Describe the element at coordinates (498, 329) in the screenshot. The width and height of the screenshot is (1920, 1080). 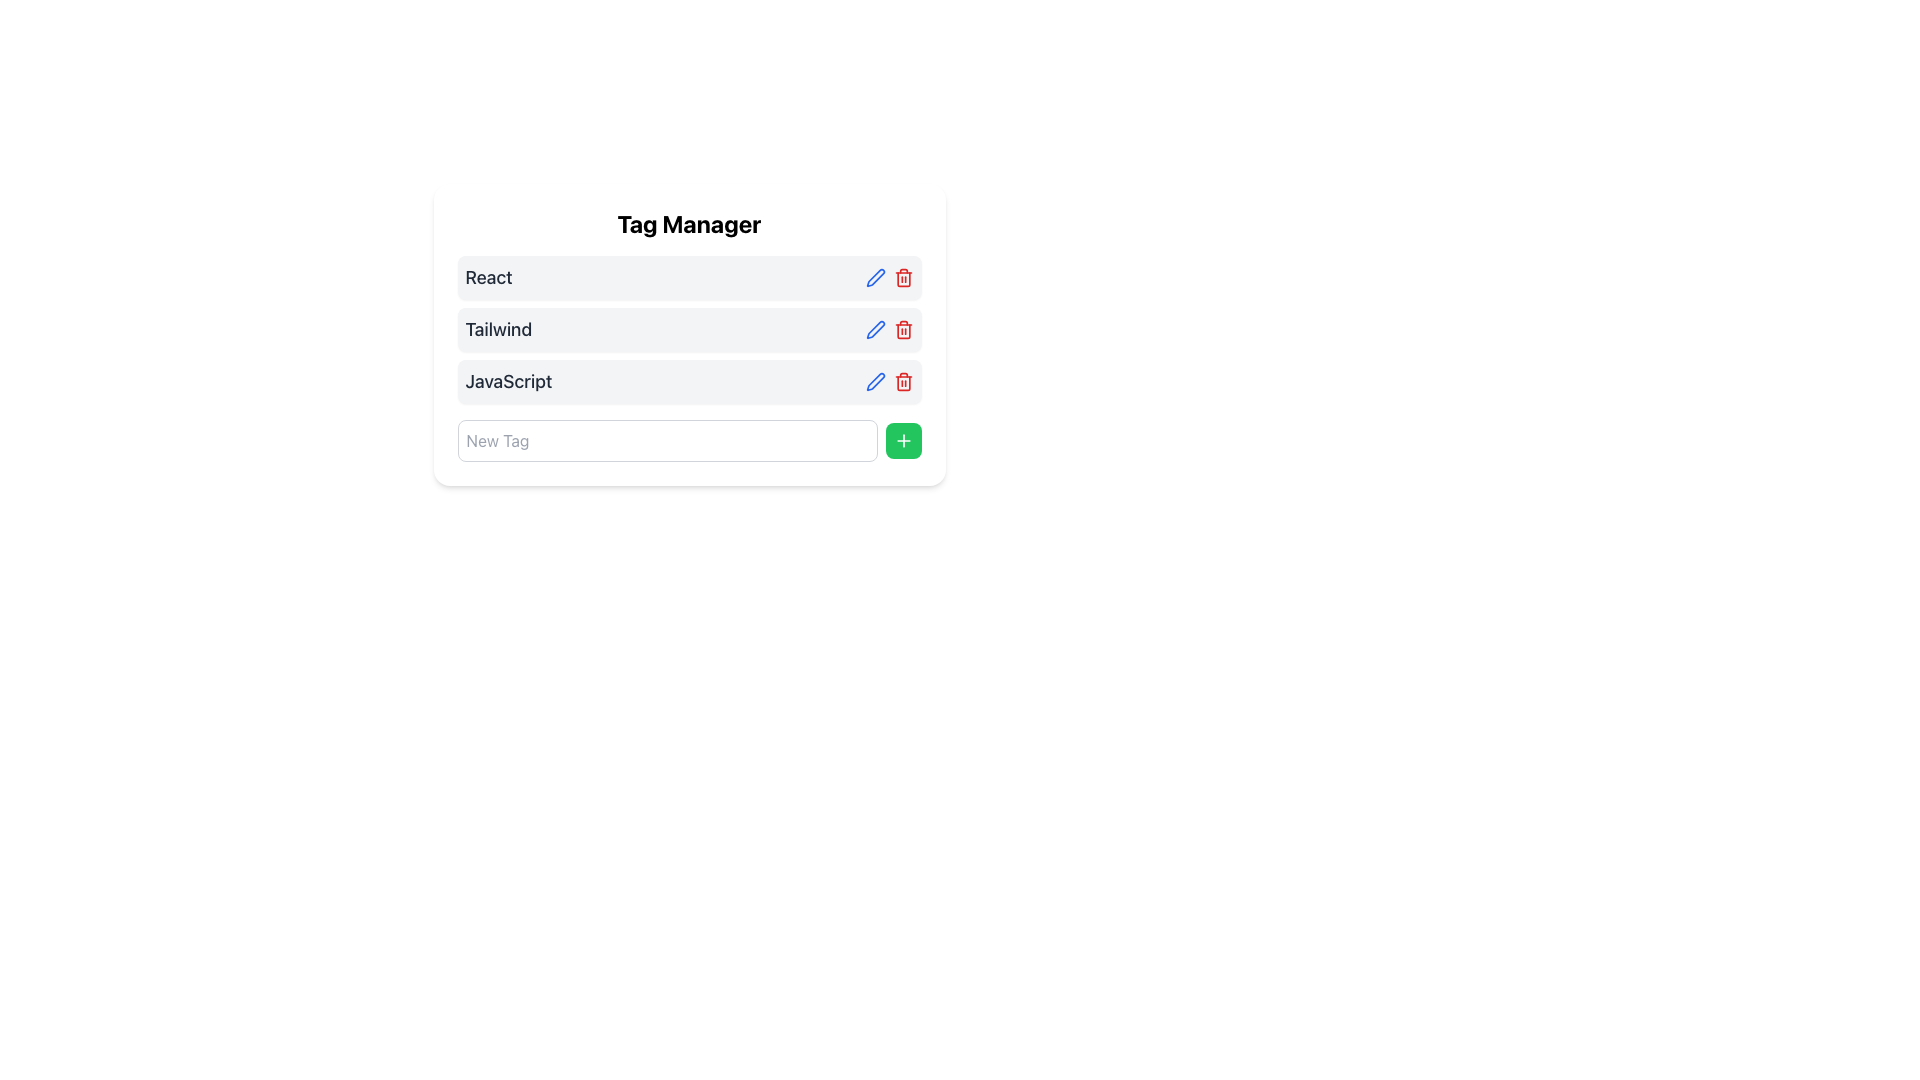
I see `the text label displaying 'Tailwind' which is located within the 'Tag Manager' panel, positioned below the 'React' label and above 'JavaScript'` at that location.